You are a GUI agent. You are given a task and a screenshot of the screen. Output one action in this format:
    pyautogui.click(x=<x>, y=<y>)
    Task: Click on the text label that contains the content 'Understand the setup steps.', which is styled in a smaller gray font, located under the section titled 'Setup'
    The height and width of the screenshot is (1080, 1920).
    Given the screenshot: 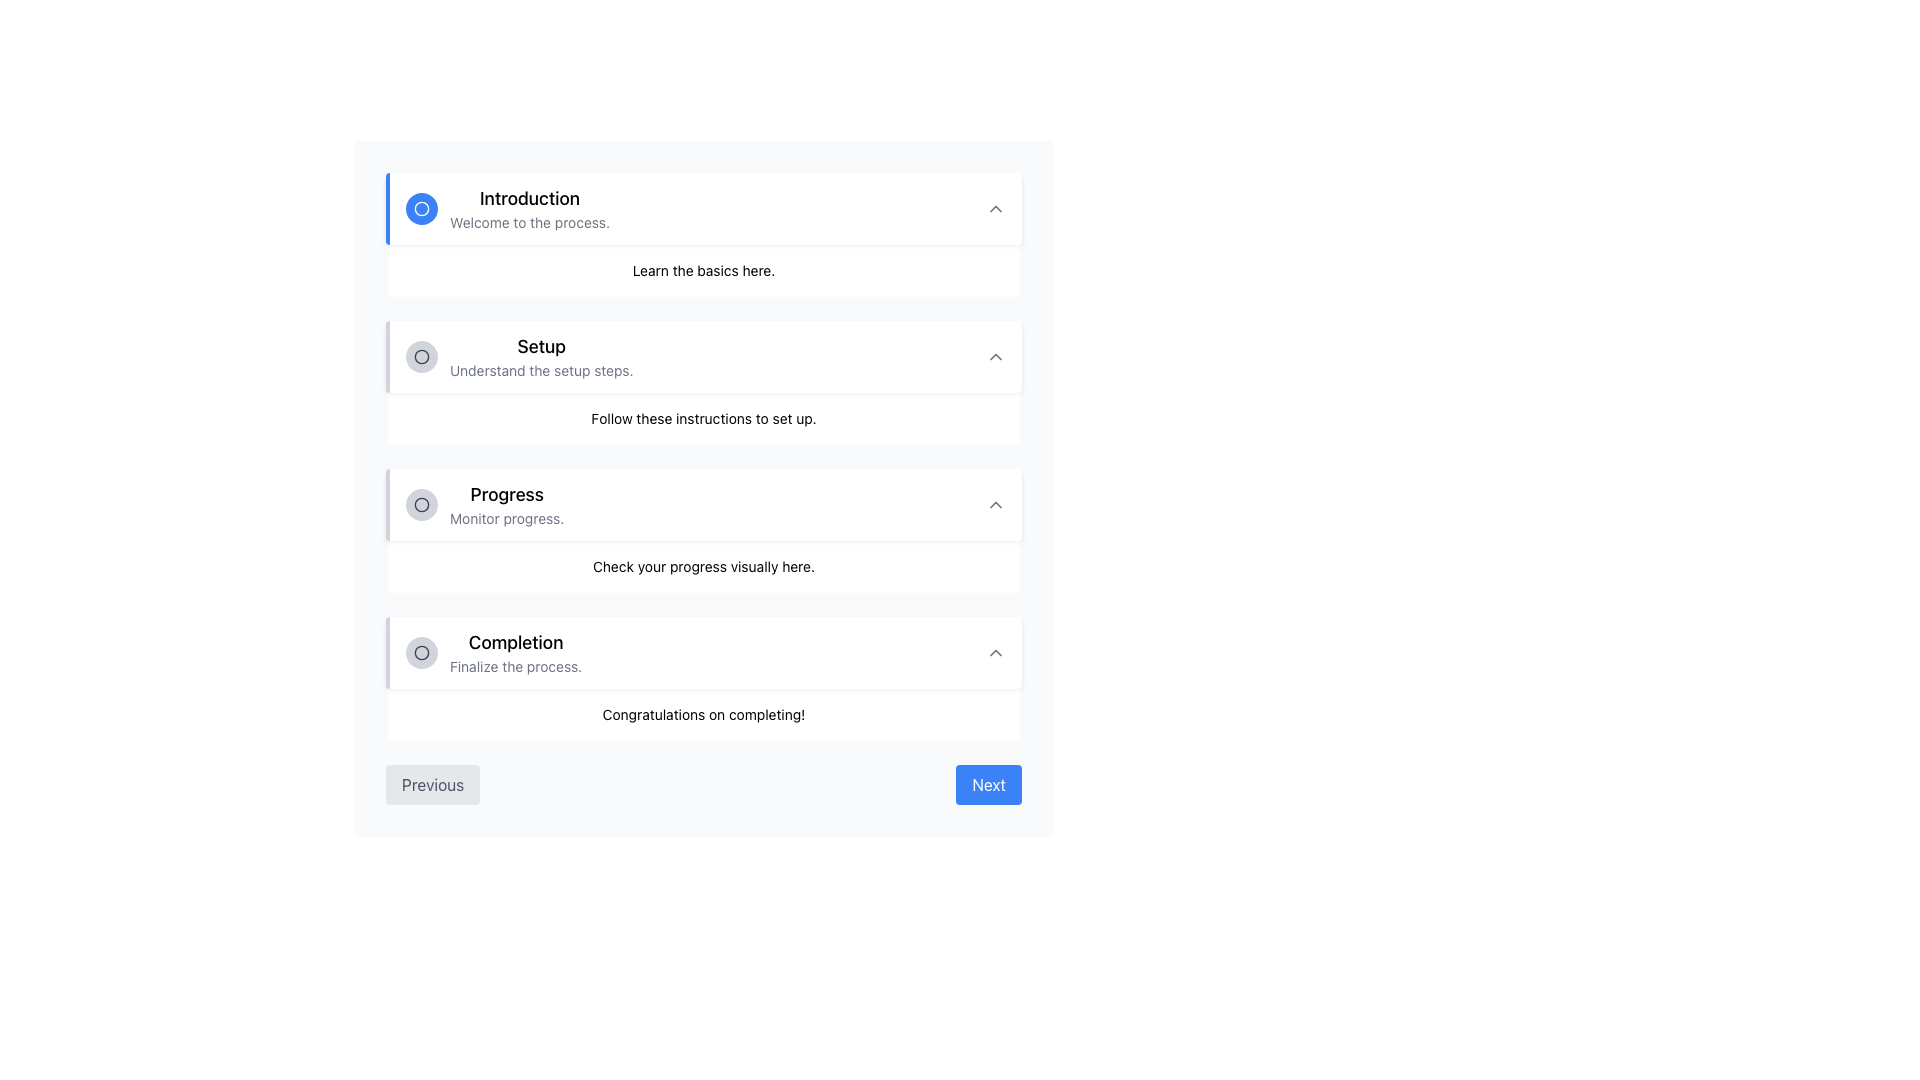 What is the action you would take?
    pyautogui.click(x=541, y=370)
    